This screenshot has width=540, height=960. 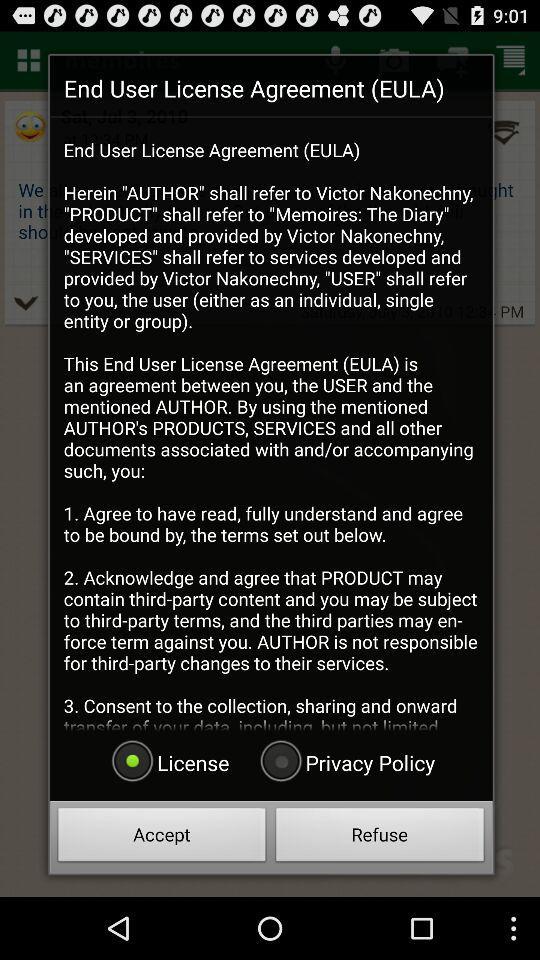 What do you see at coordinates (161, 837) in the screenshot?
I see `the accept item` at bounding box center [161, 837].